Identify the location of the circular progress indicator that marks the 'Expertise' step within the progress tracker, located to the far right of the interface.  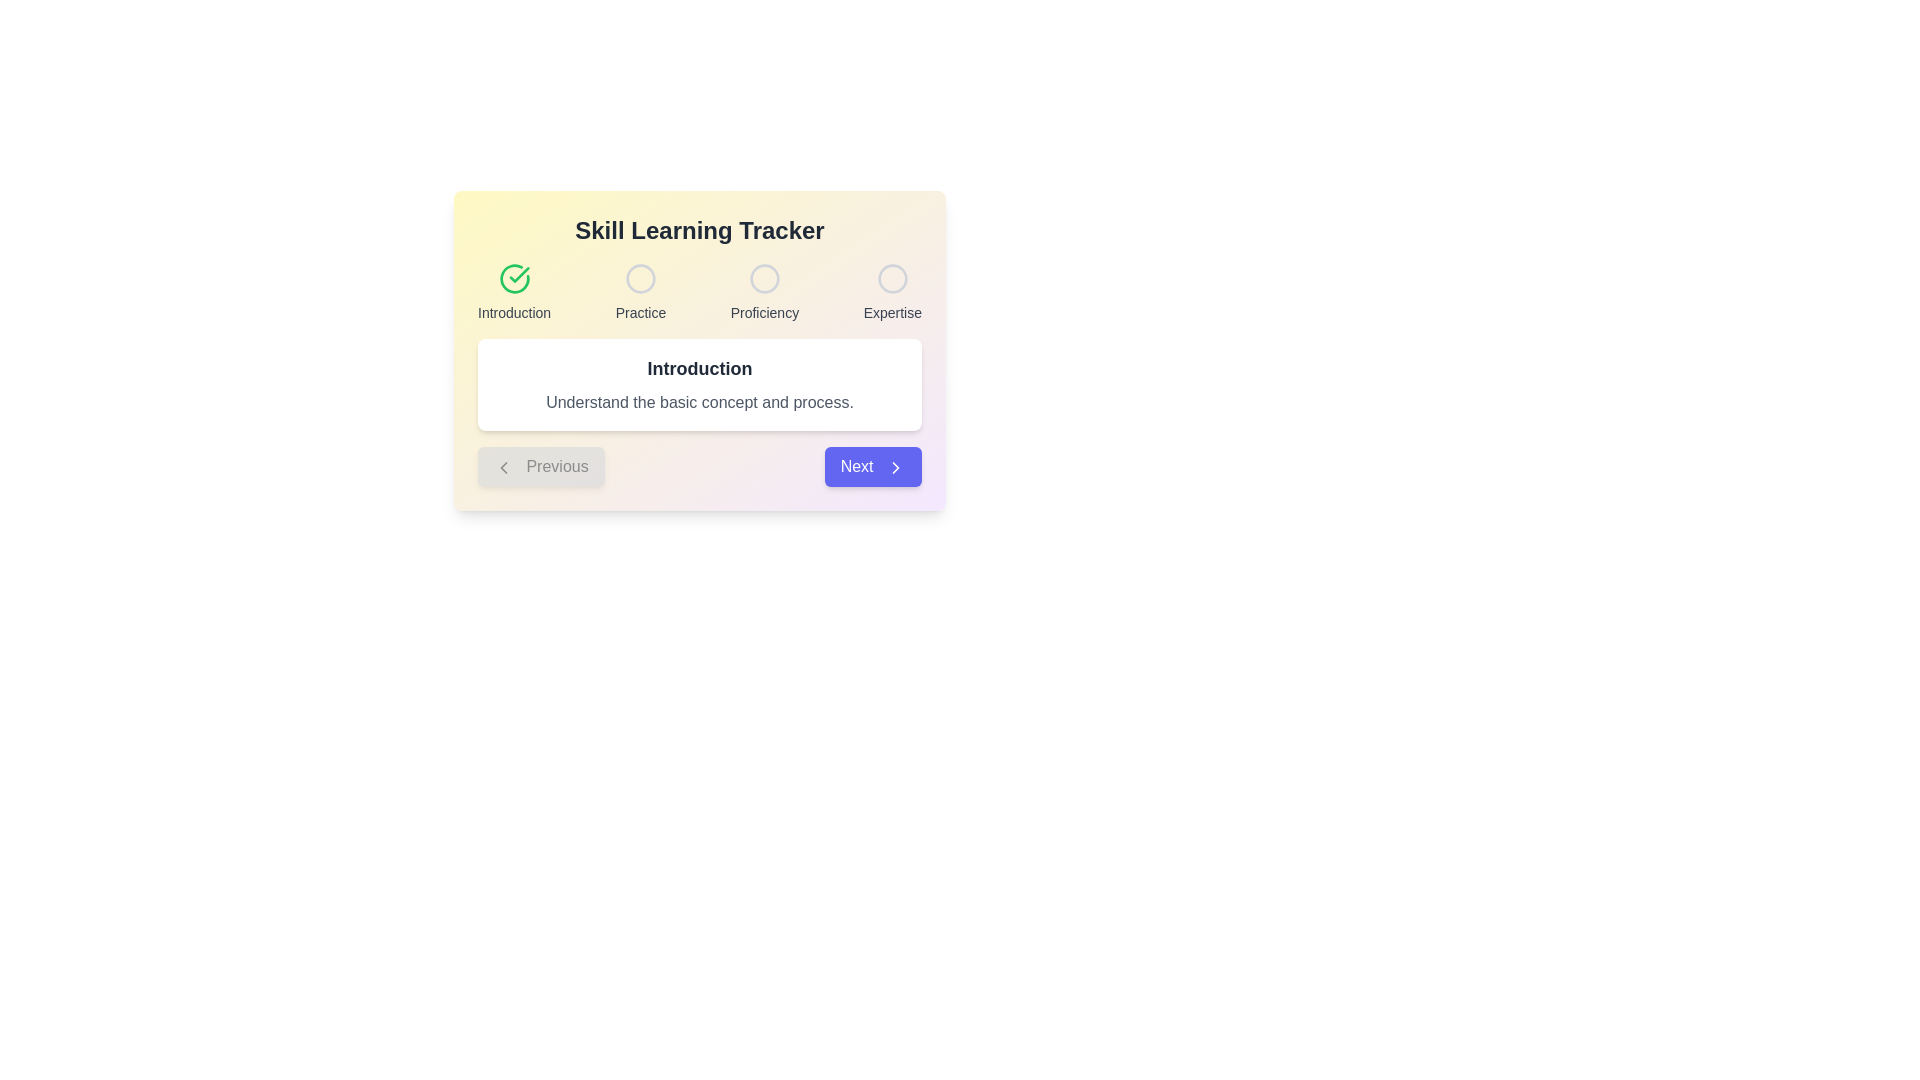
(891, 278).